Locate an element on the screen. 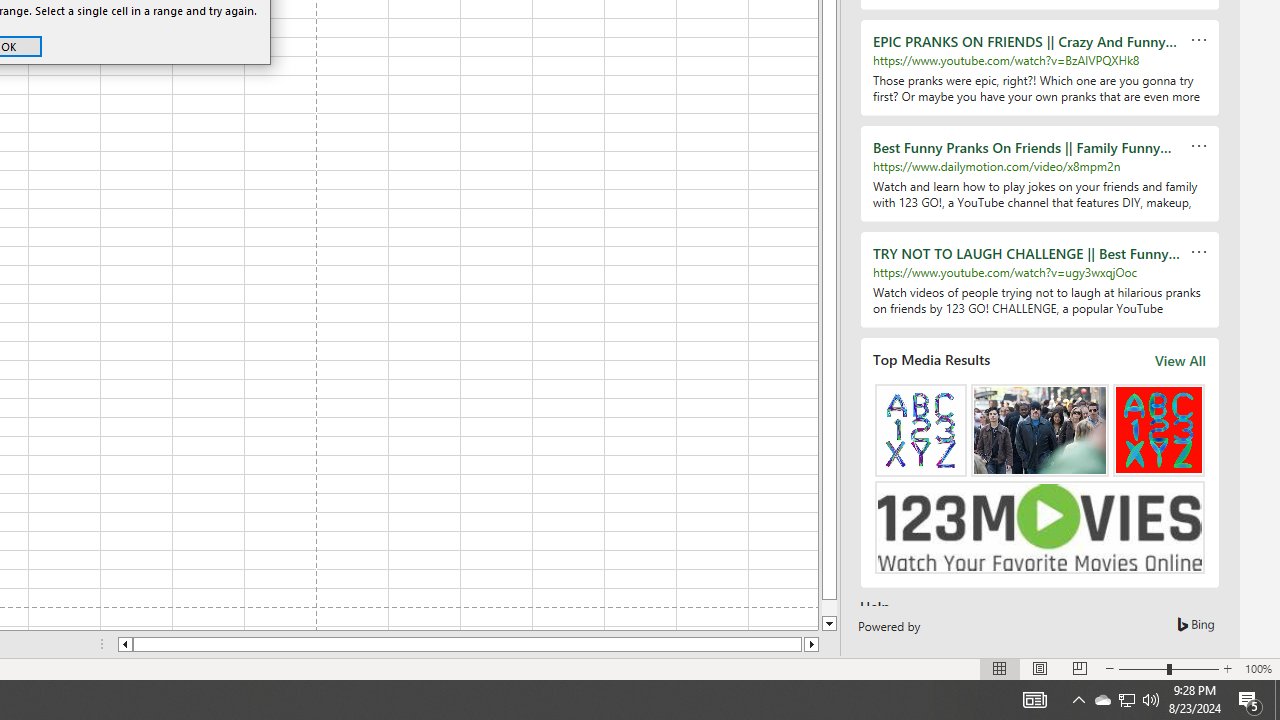  'Normal' is located at coordinates (1000, 669).